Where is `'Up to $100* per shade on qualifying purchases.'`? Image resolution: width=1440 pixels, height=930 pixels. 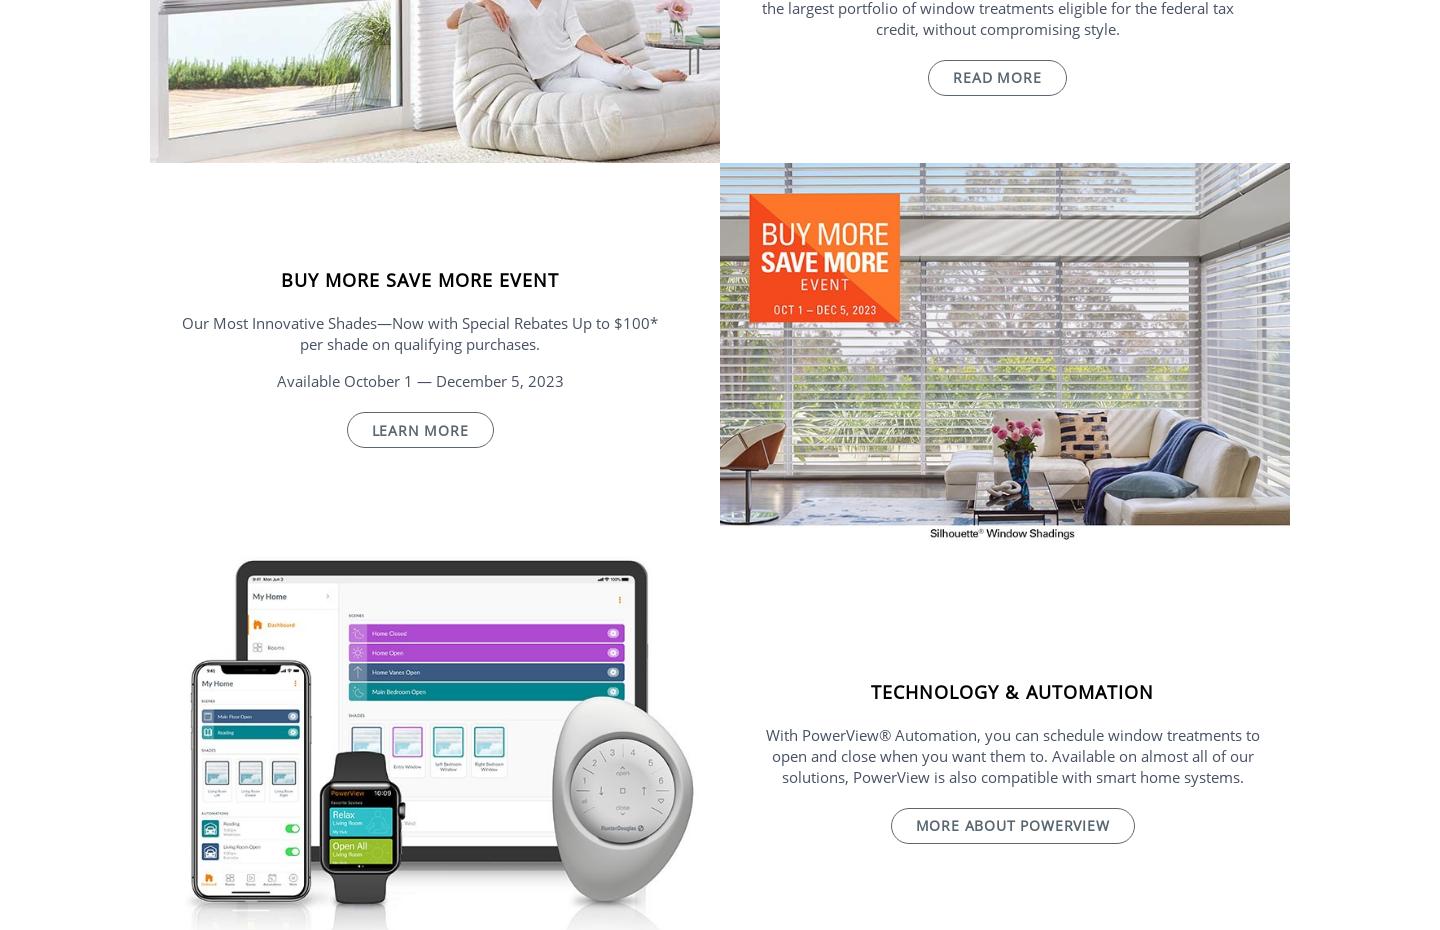 'Up to $100* per shade on qualifying purchases.' is located at coordinates (478, 332).